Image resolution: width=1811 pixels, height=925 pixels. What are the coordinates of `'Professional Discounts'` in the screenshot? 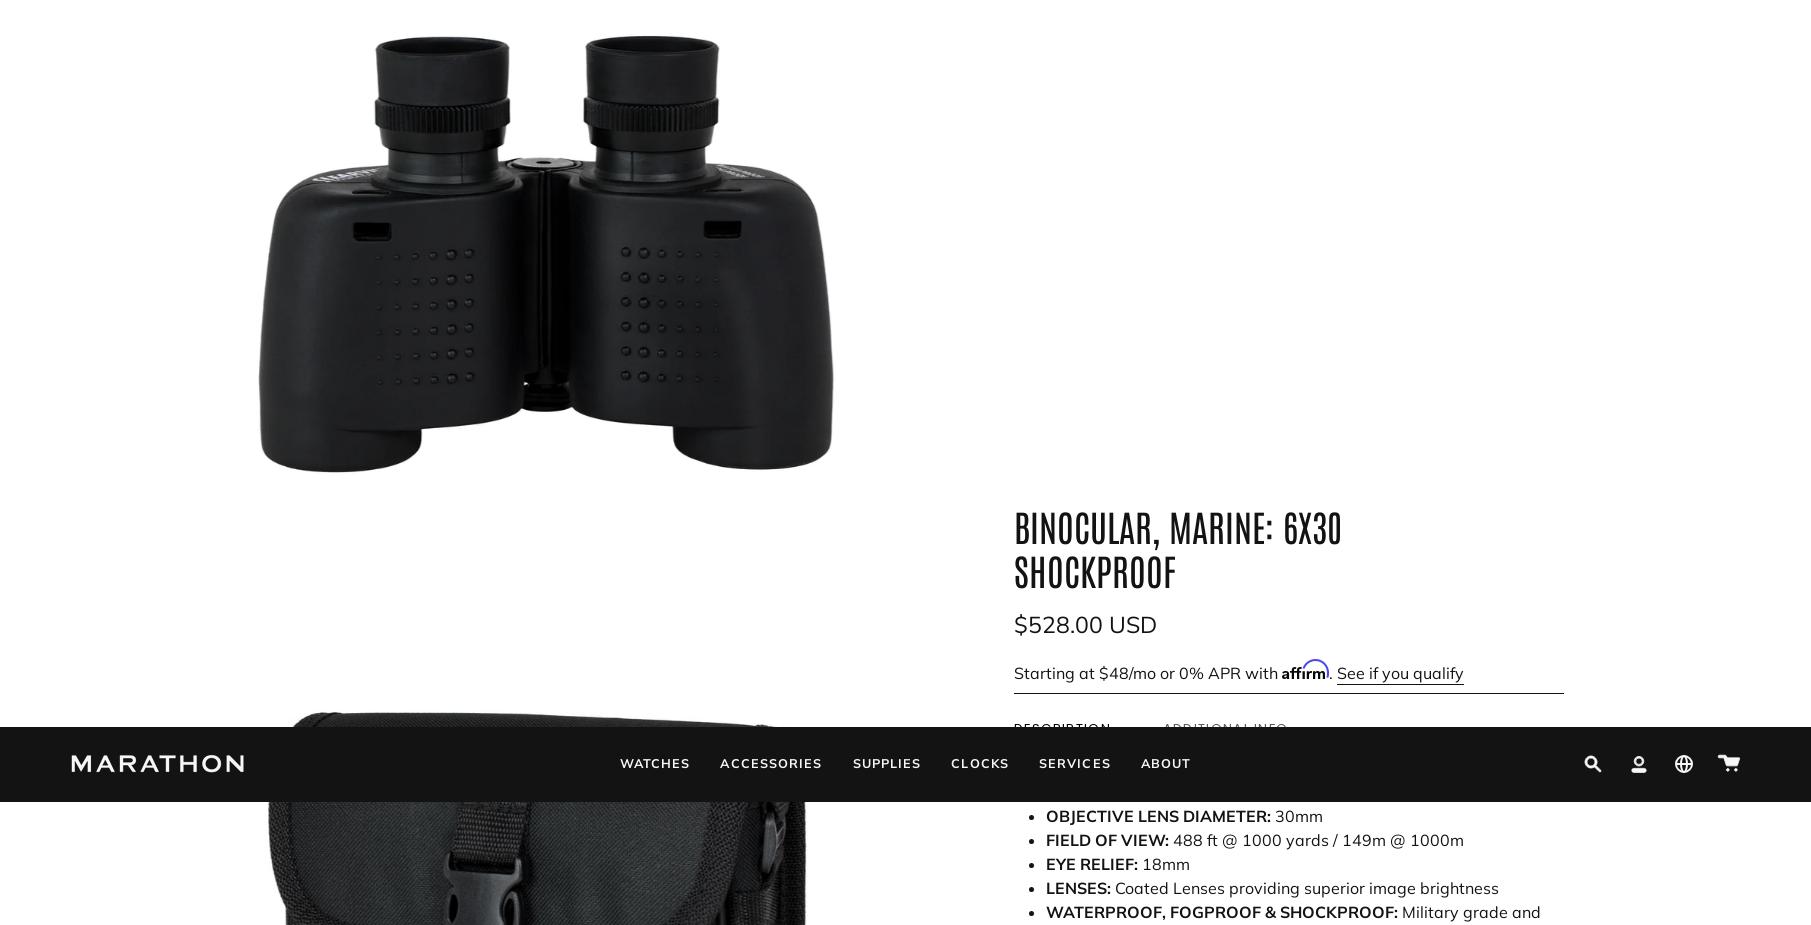 It's located at (719, 772).